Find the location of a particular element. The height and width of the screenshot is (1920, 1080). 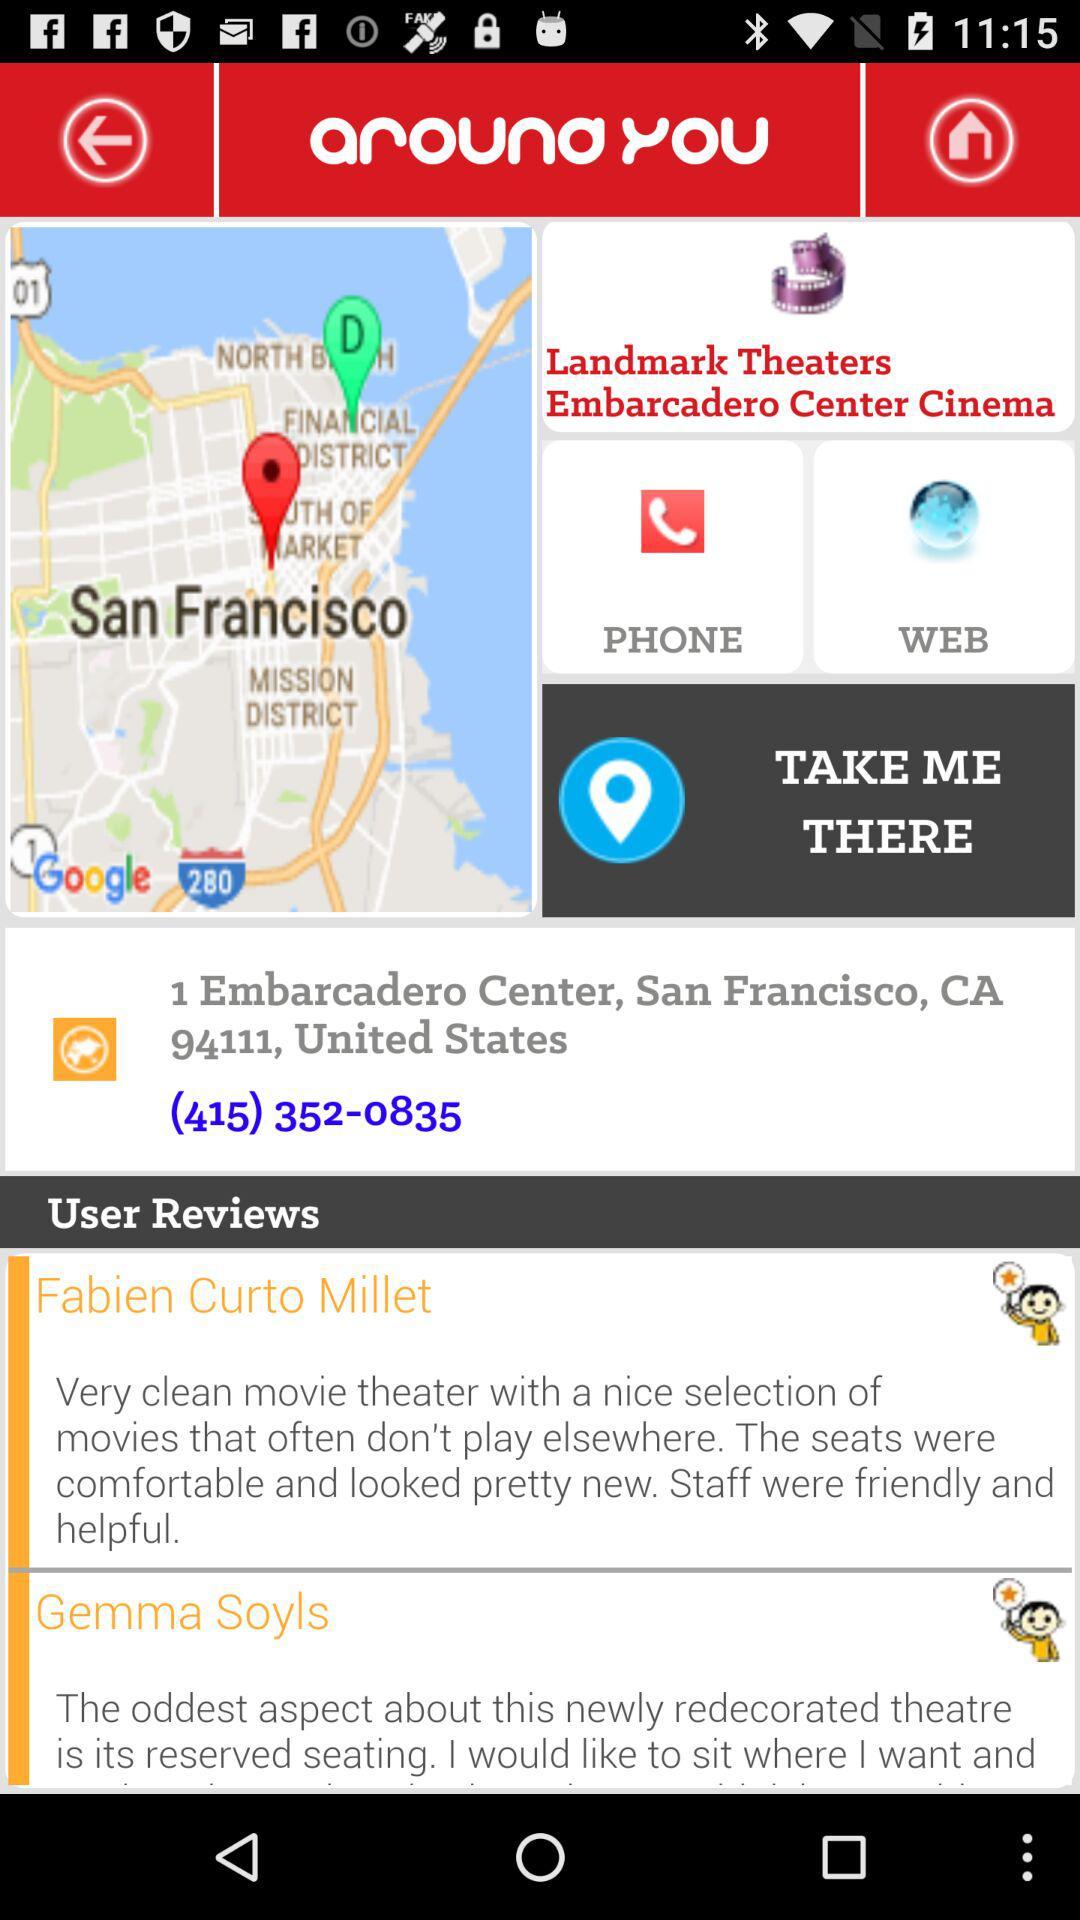

very clean movie icon is located at coordinates (563, 1459).